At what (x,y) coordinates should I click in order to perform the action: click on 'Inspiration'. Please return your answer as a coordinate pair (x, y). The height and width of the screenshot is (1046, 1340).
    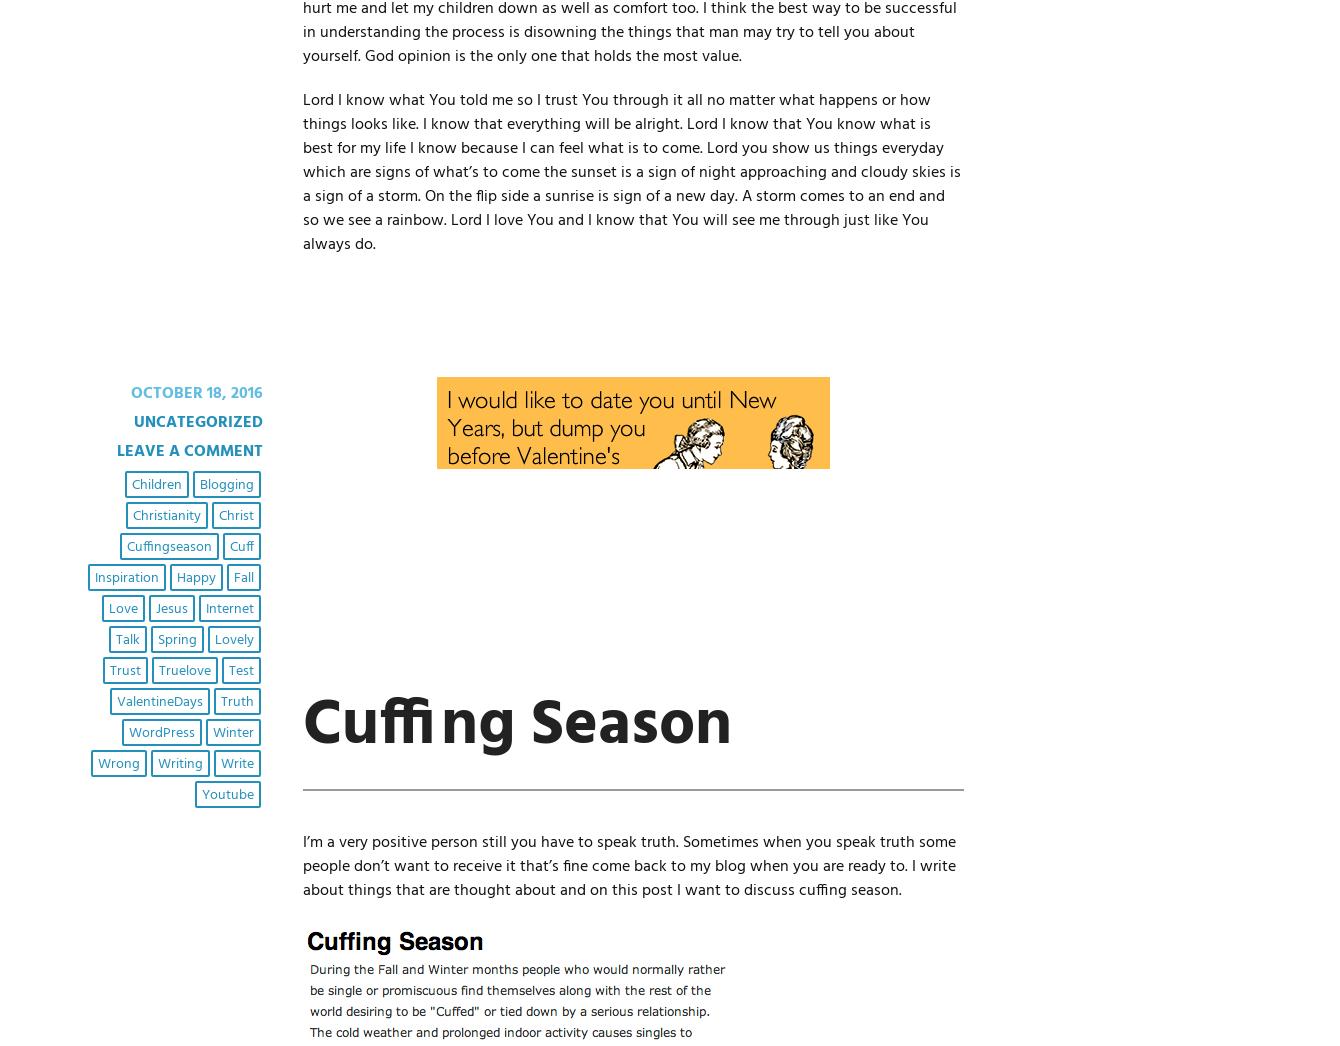
    Looking at the image, I should click on (125, 578).